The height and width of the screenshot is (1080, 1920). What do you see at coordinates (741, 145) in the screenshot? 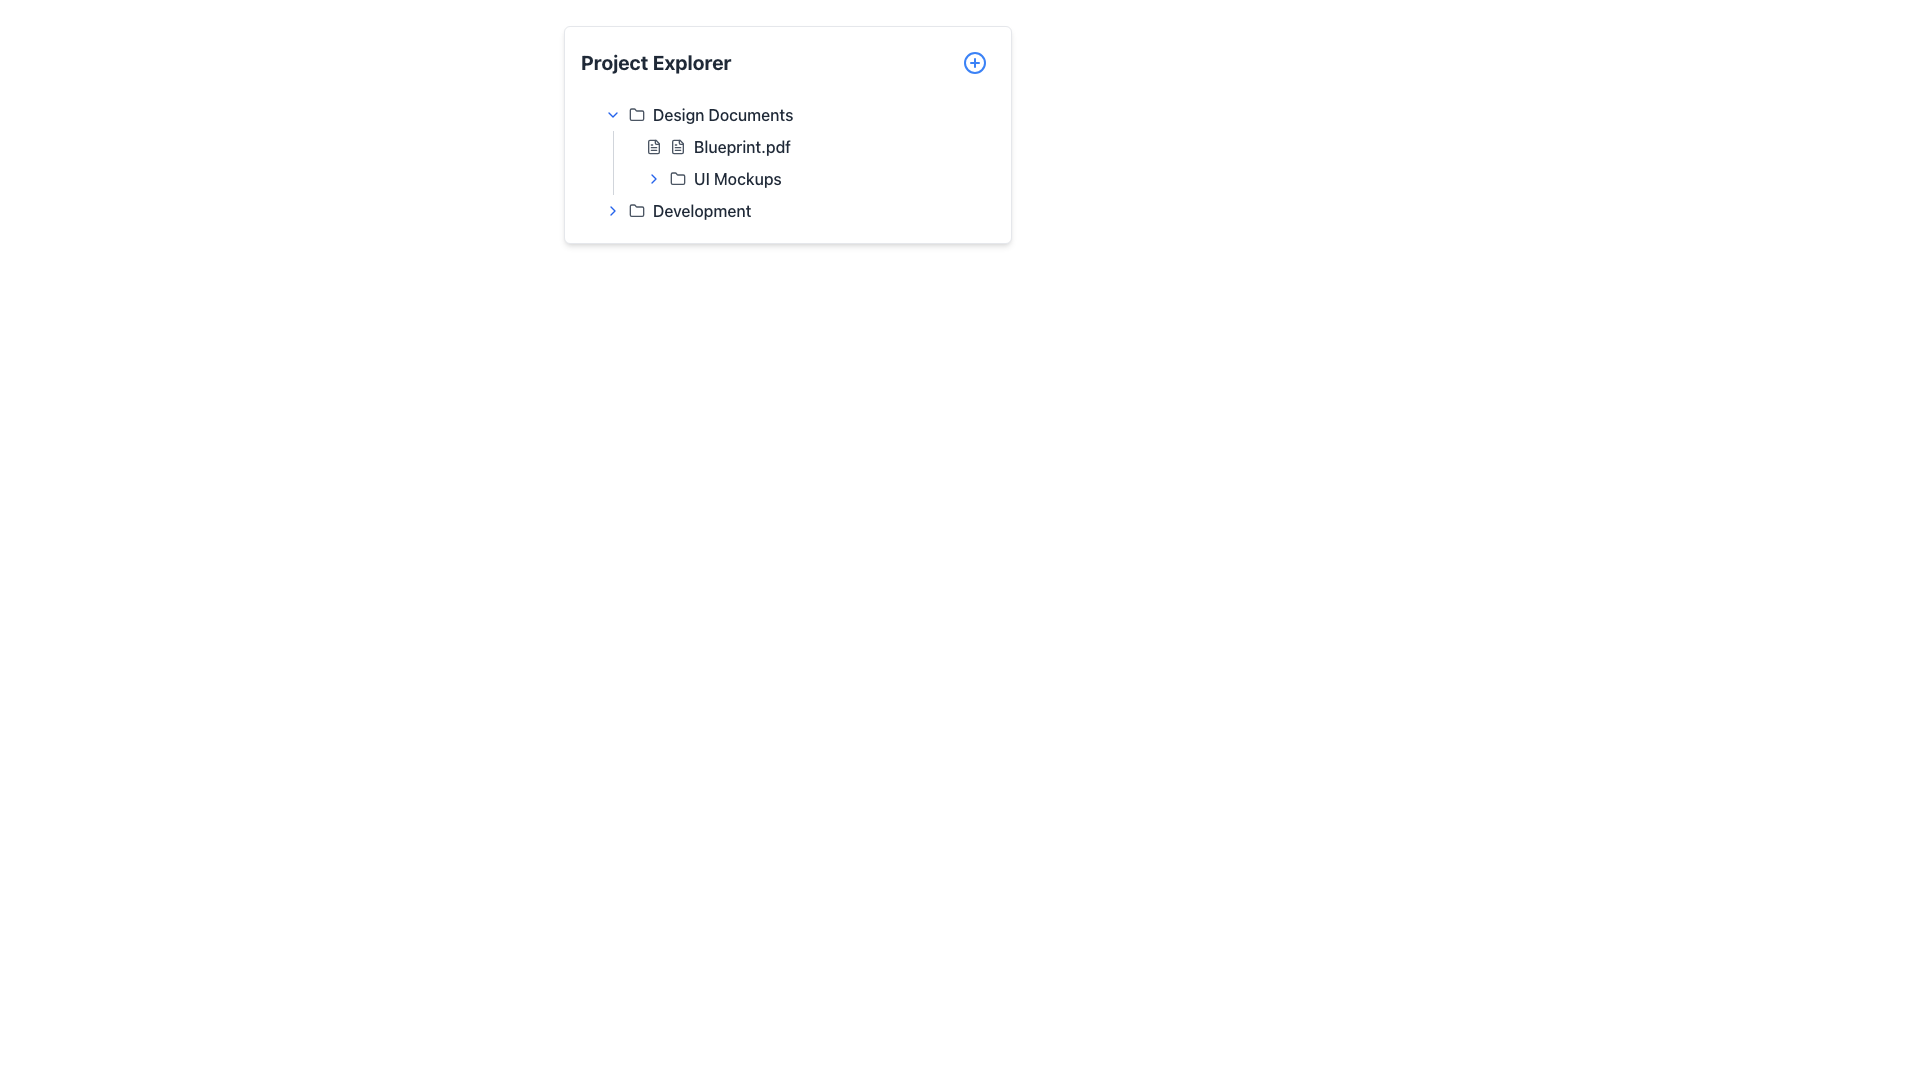
I see `the label for the file 'Blueprint.pdf' located in the 'Design Documents' folder of the 'Project Explorer' module` at bounding box center [741, 145].